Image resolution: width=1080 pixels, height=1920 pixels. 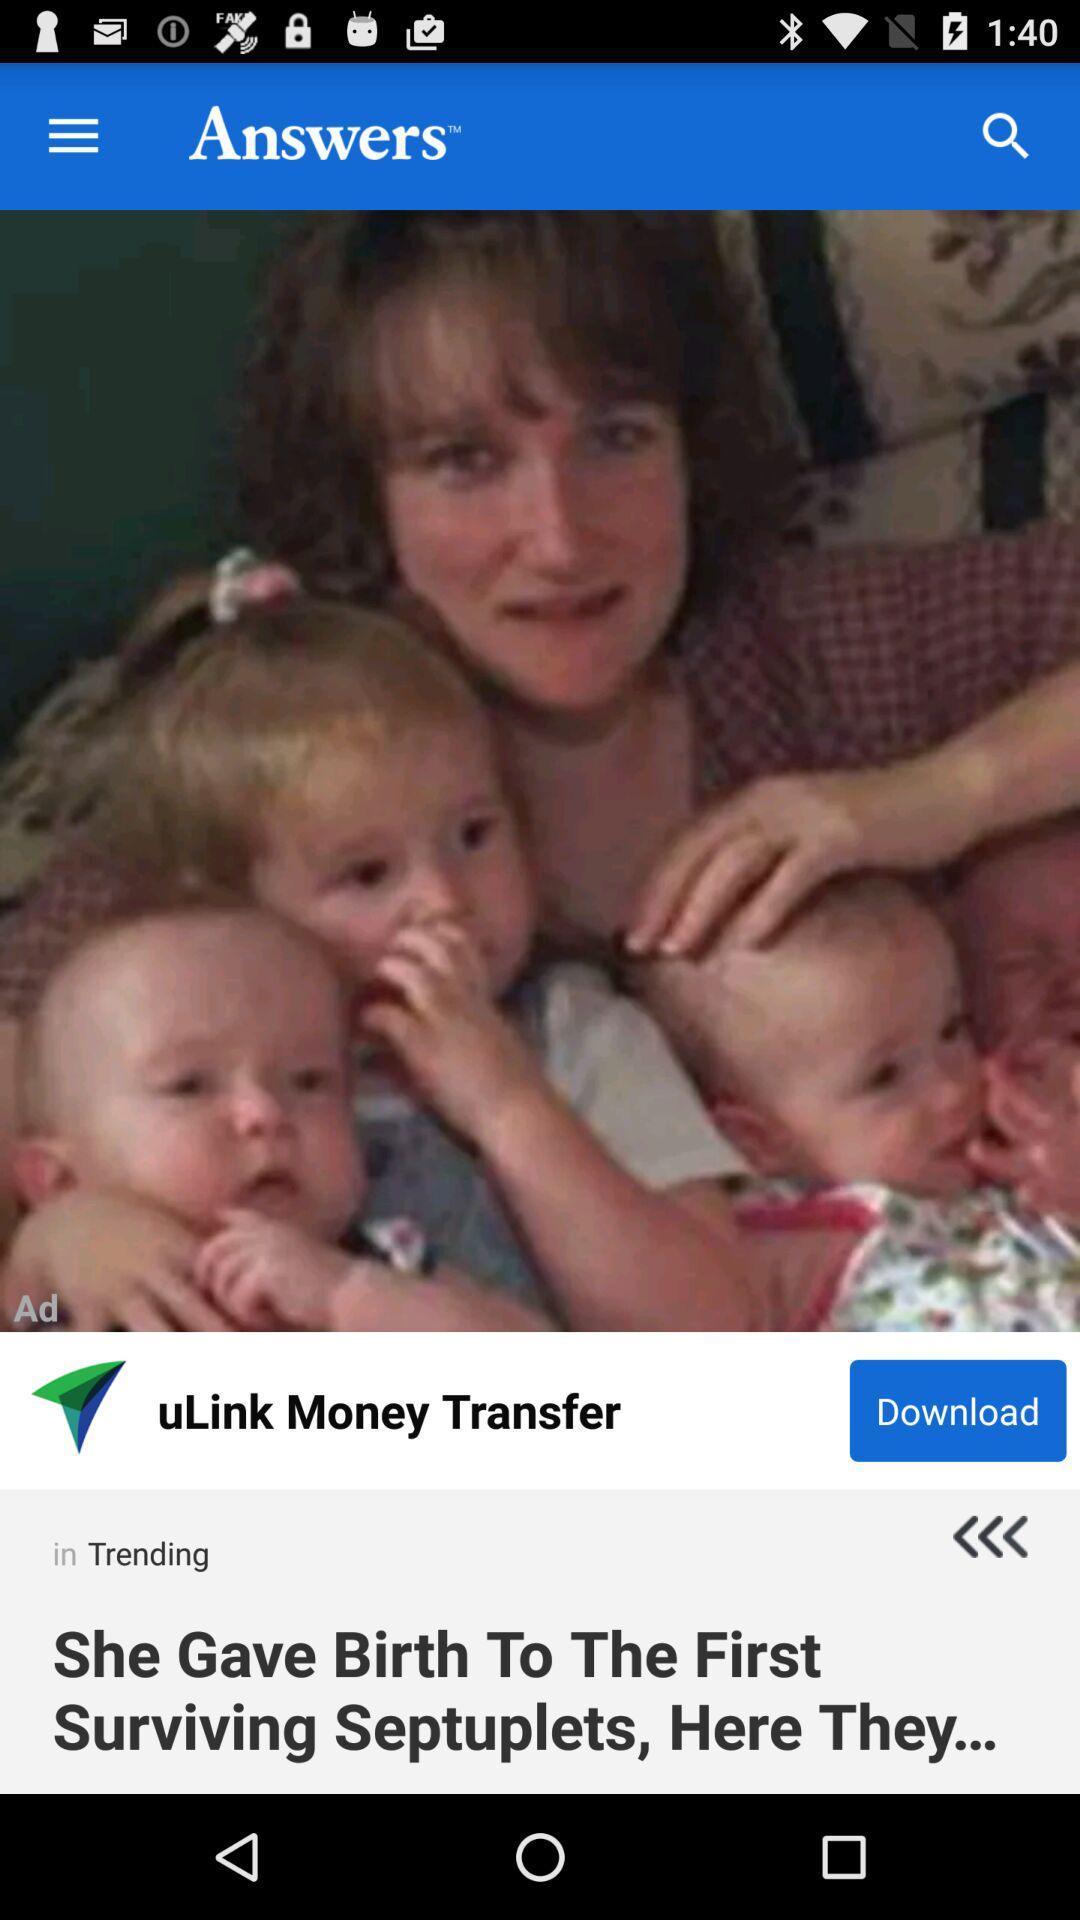 I want to click on the search icon which is on the top right corner of the page, so click(x=1006, y=135).